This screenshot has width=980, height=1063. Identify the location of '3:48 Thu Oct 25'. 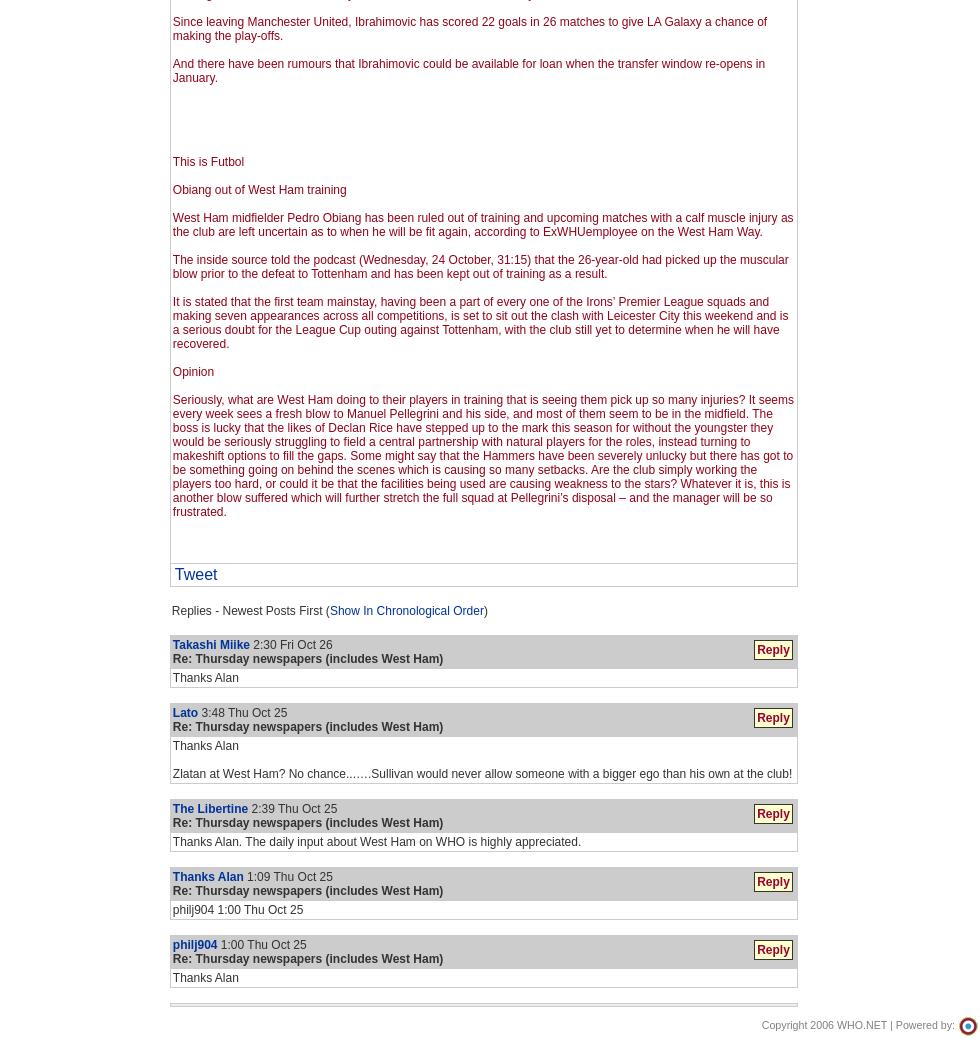
(244, 711).